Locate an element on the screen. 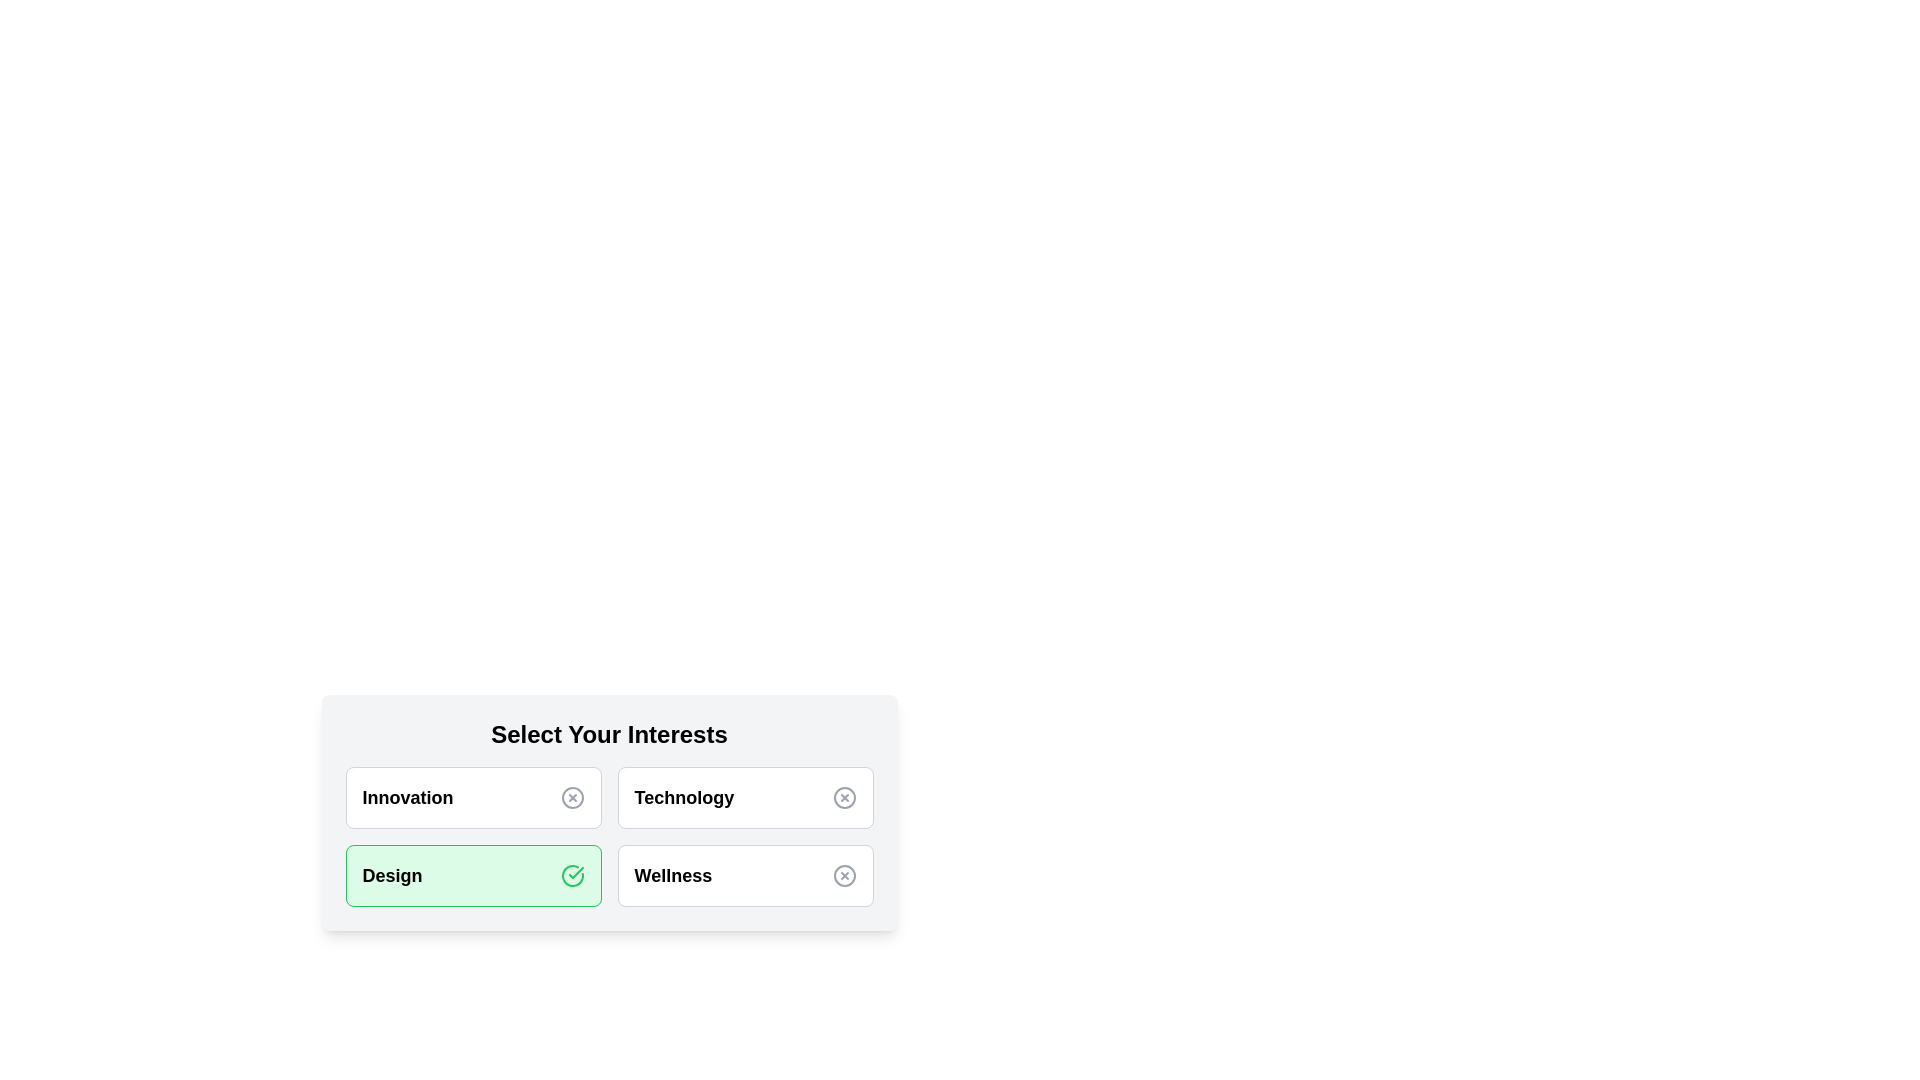 The image size is (1920, 1080). the category Wellness to see its hover effect is located at coordinates (744, 874).